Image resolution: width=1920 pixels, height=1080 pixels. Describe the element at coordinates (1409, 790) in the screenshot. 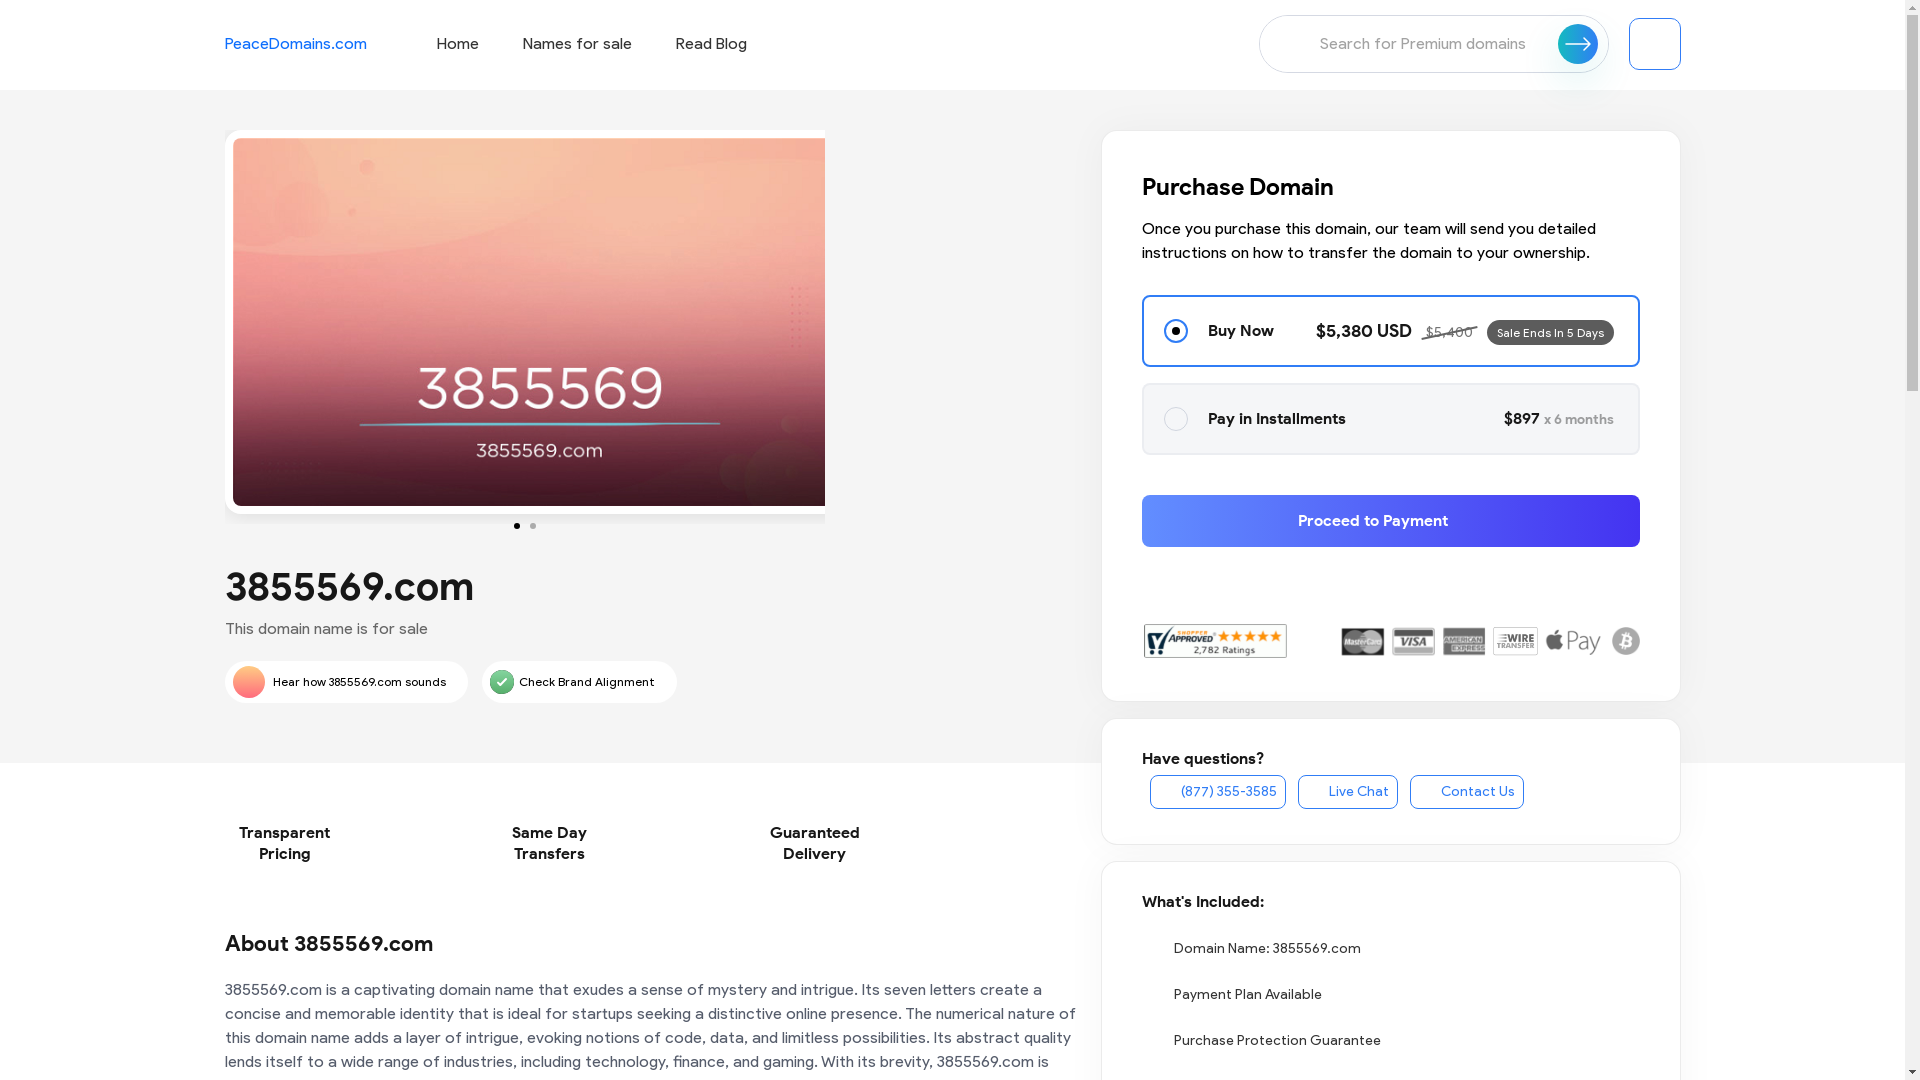

I see `'Contact Us'` at that location.